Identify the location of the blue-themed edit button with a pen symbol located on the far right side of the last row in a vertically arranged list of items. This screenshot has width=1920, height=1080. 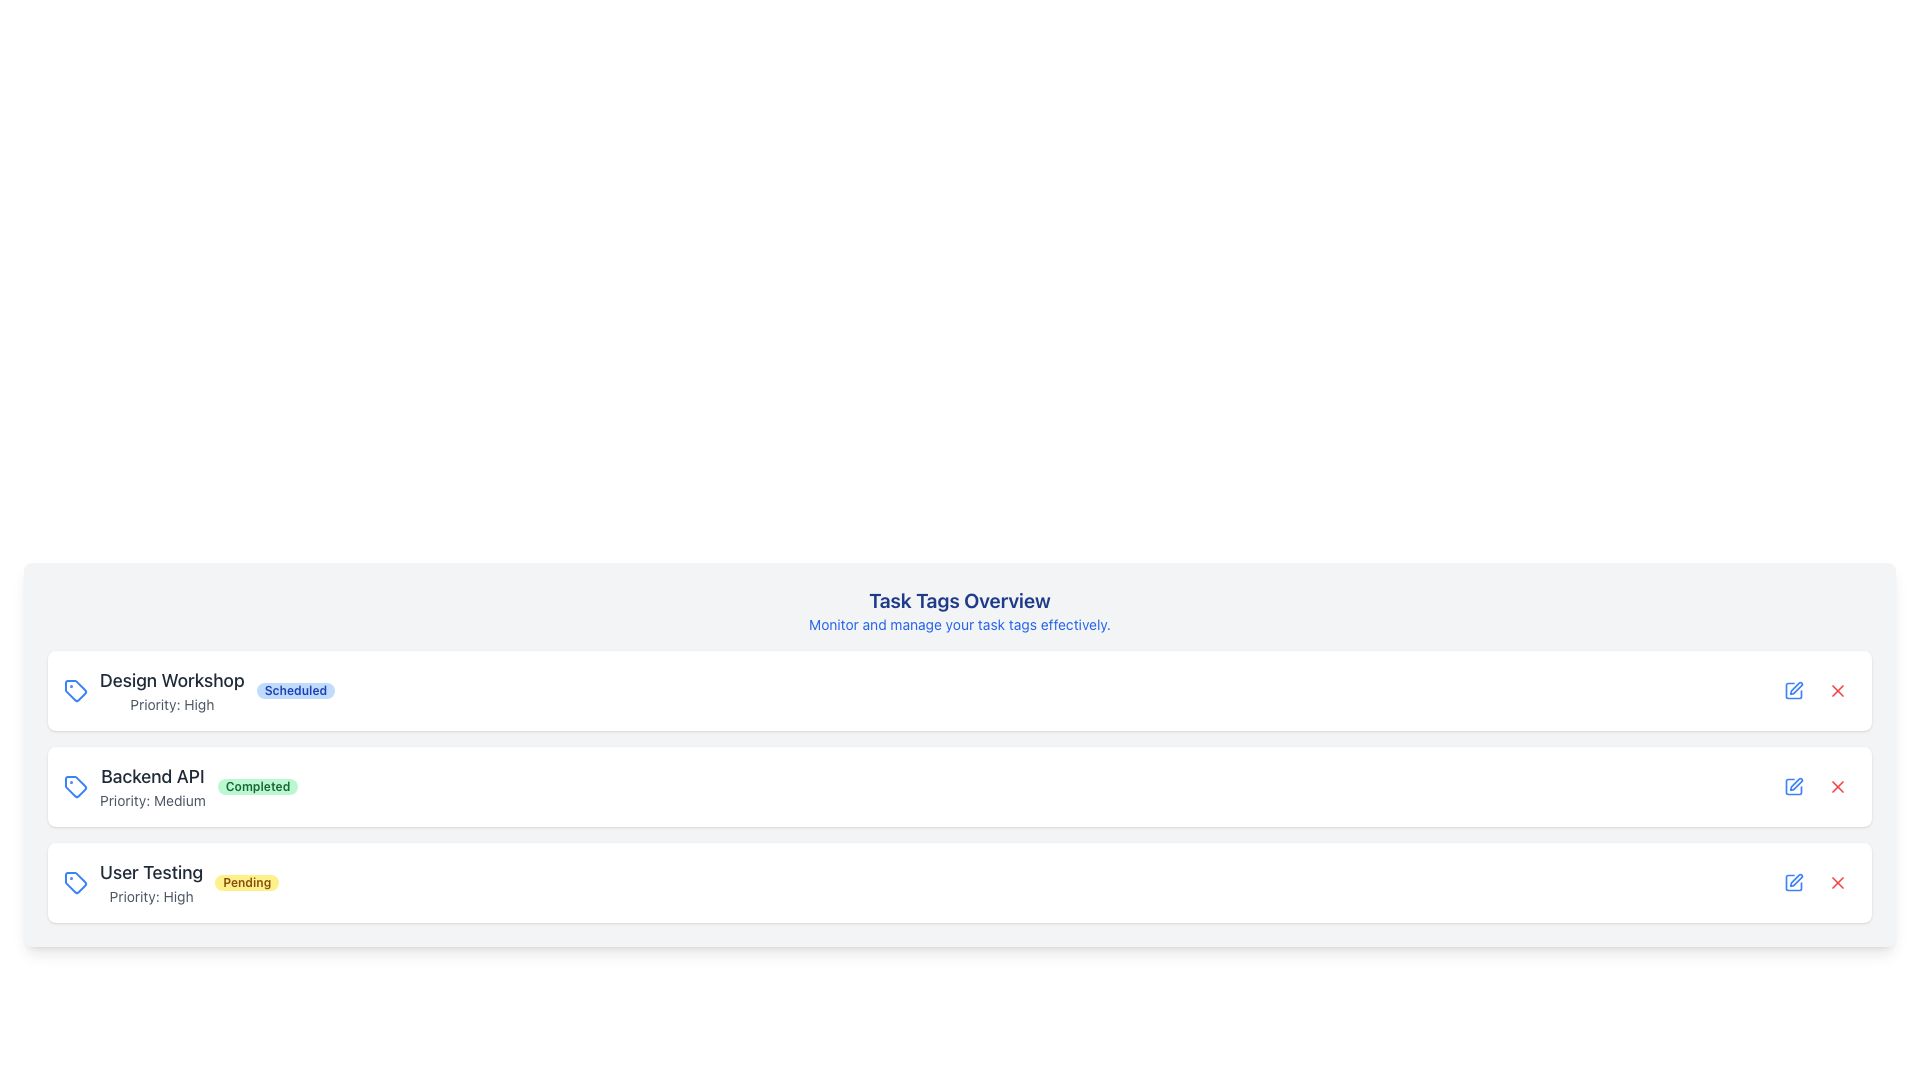
(1794, 882).